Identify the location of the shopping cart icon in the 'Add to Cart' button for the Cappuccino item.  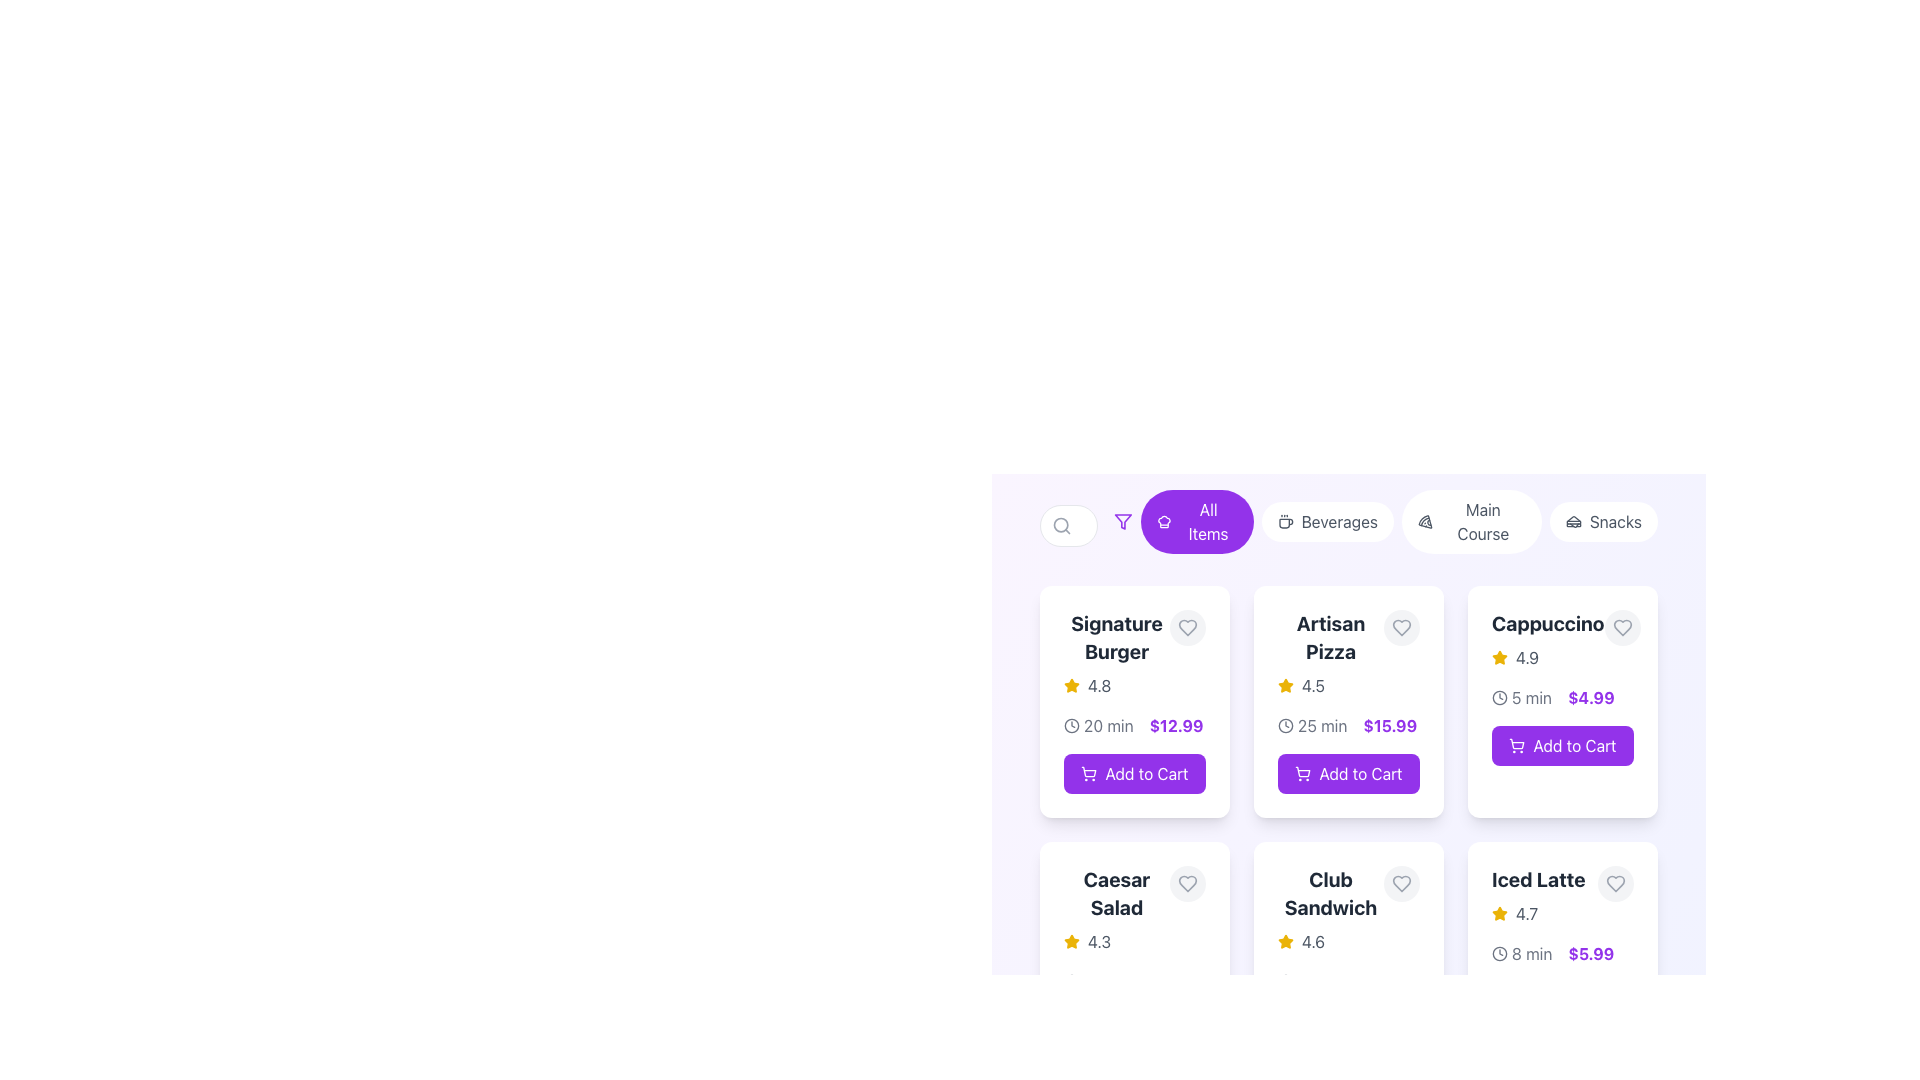
(1517, 744).